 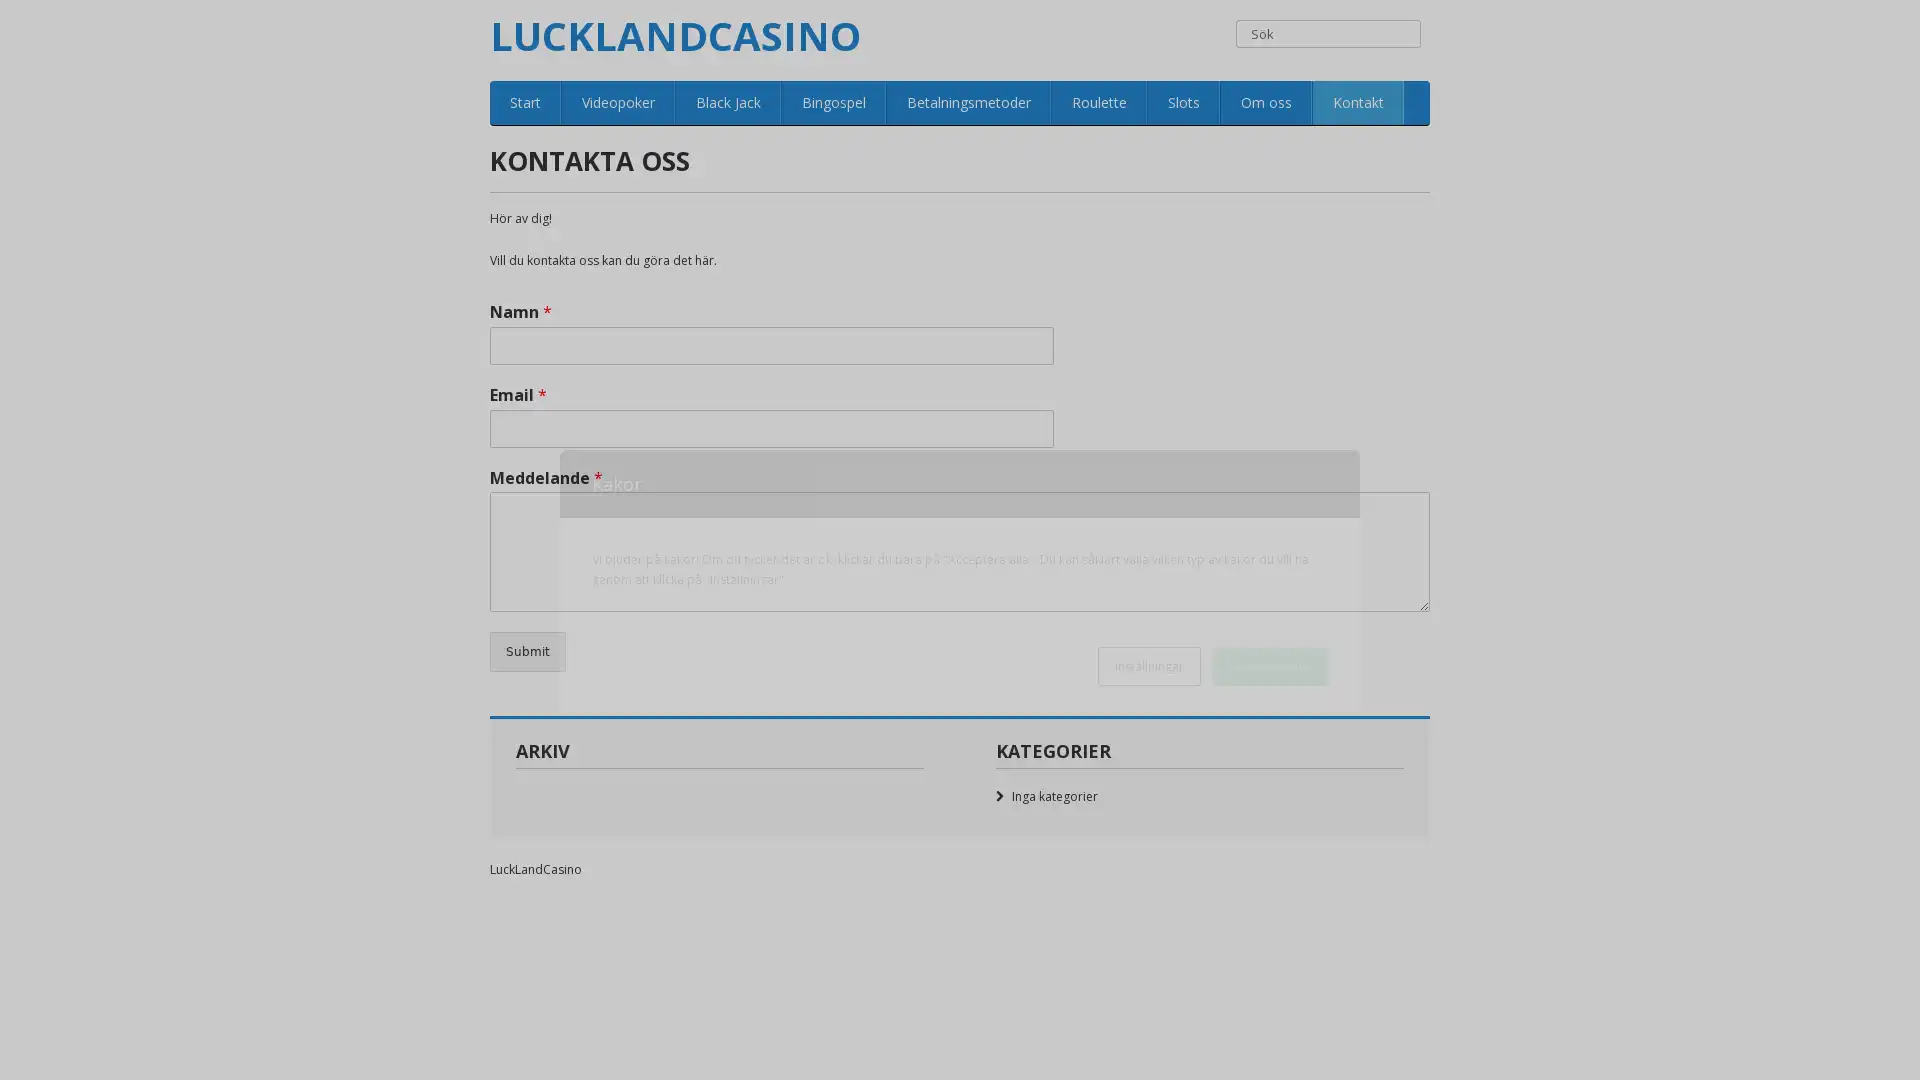 I want to click on Submit, so click(x=528, y=651).